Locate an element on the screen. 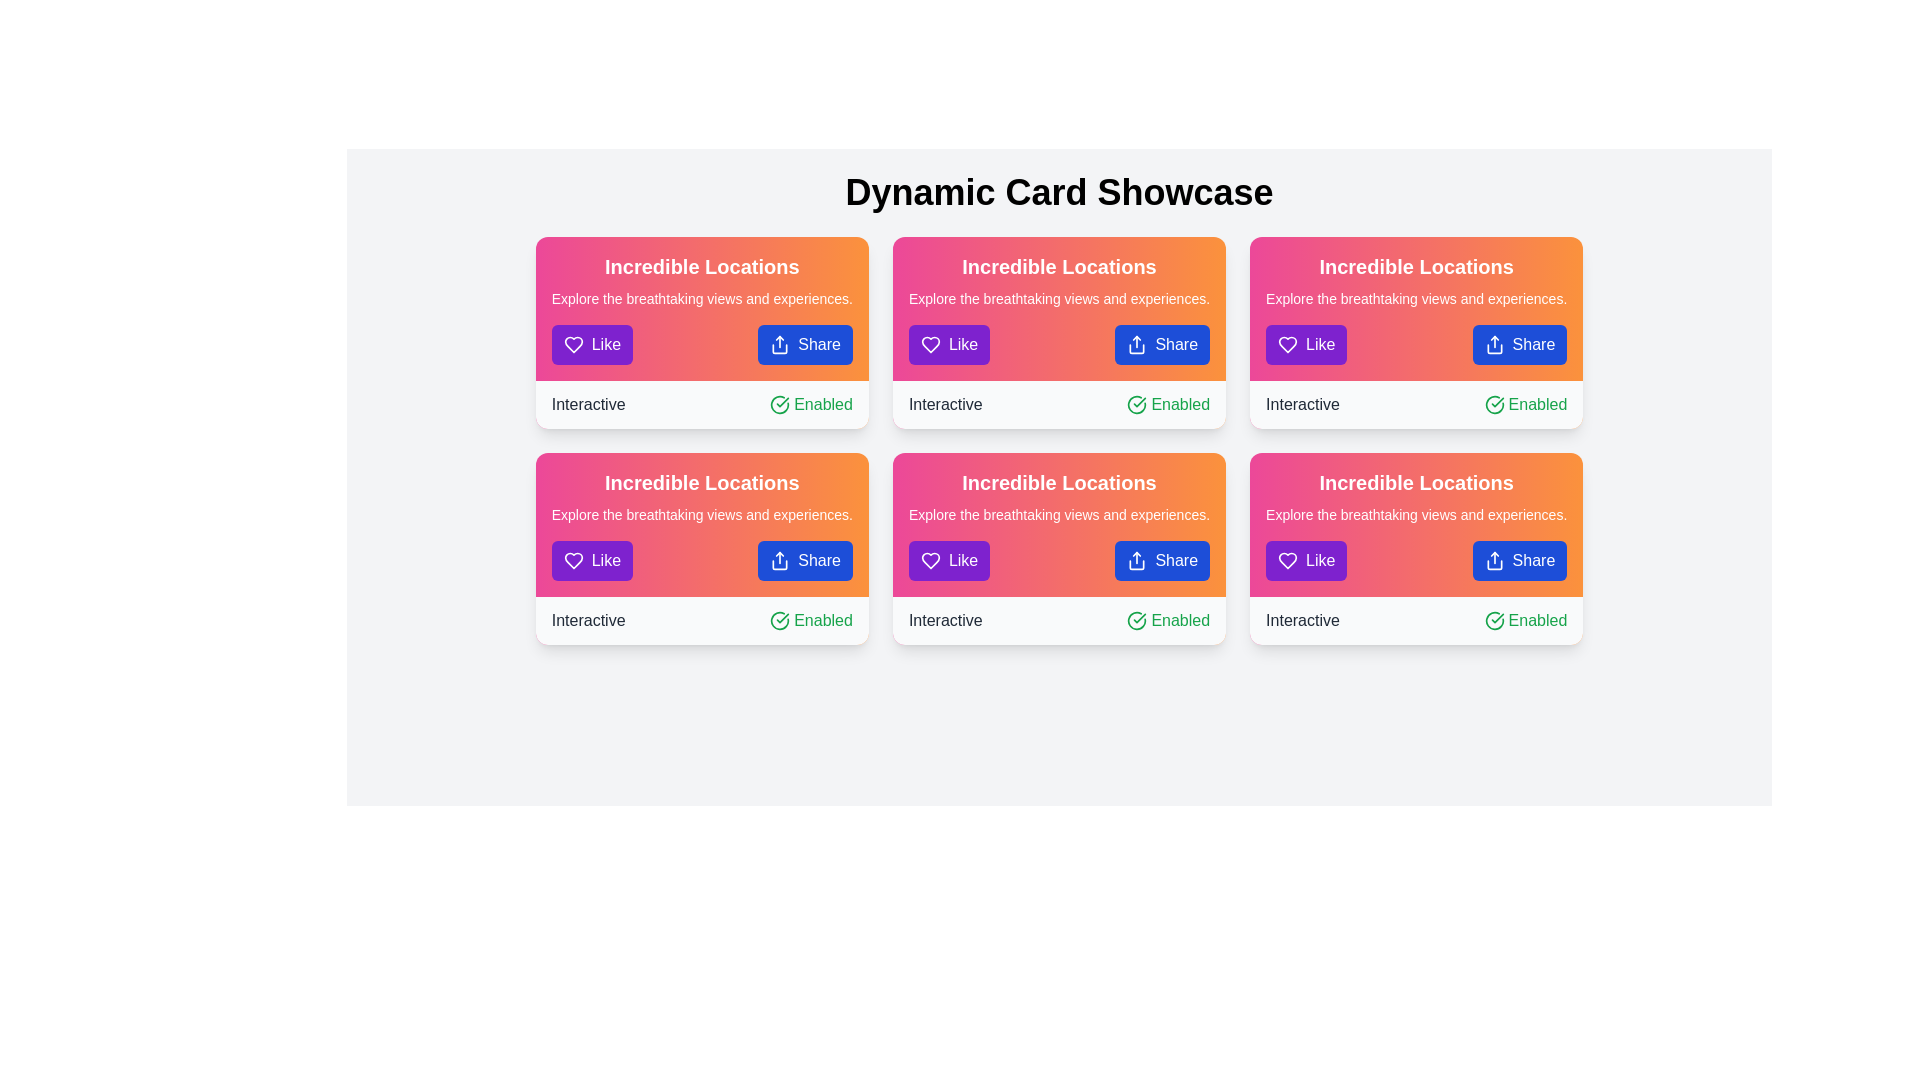  the share icon located inside the 'Share' button in the second card of the second row of the displayed grid layout is located at coordinates (1137, 560).